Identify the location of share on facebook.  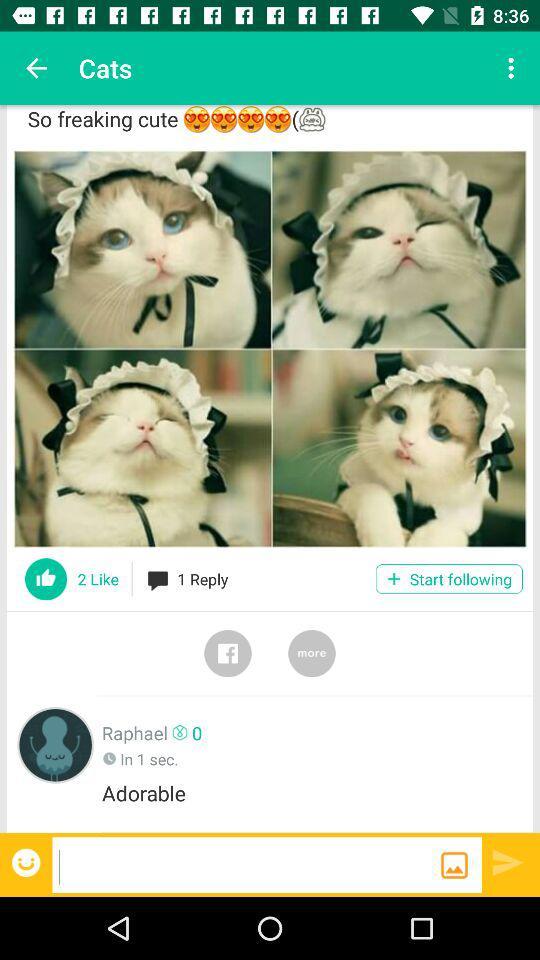
(226, 652).